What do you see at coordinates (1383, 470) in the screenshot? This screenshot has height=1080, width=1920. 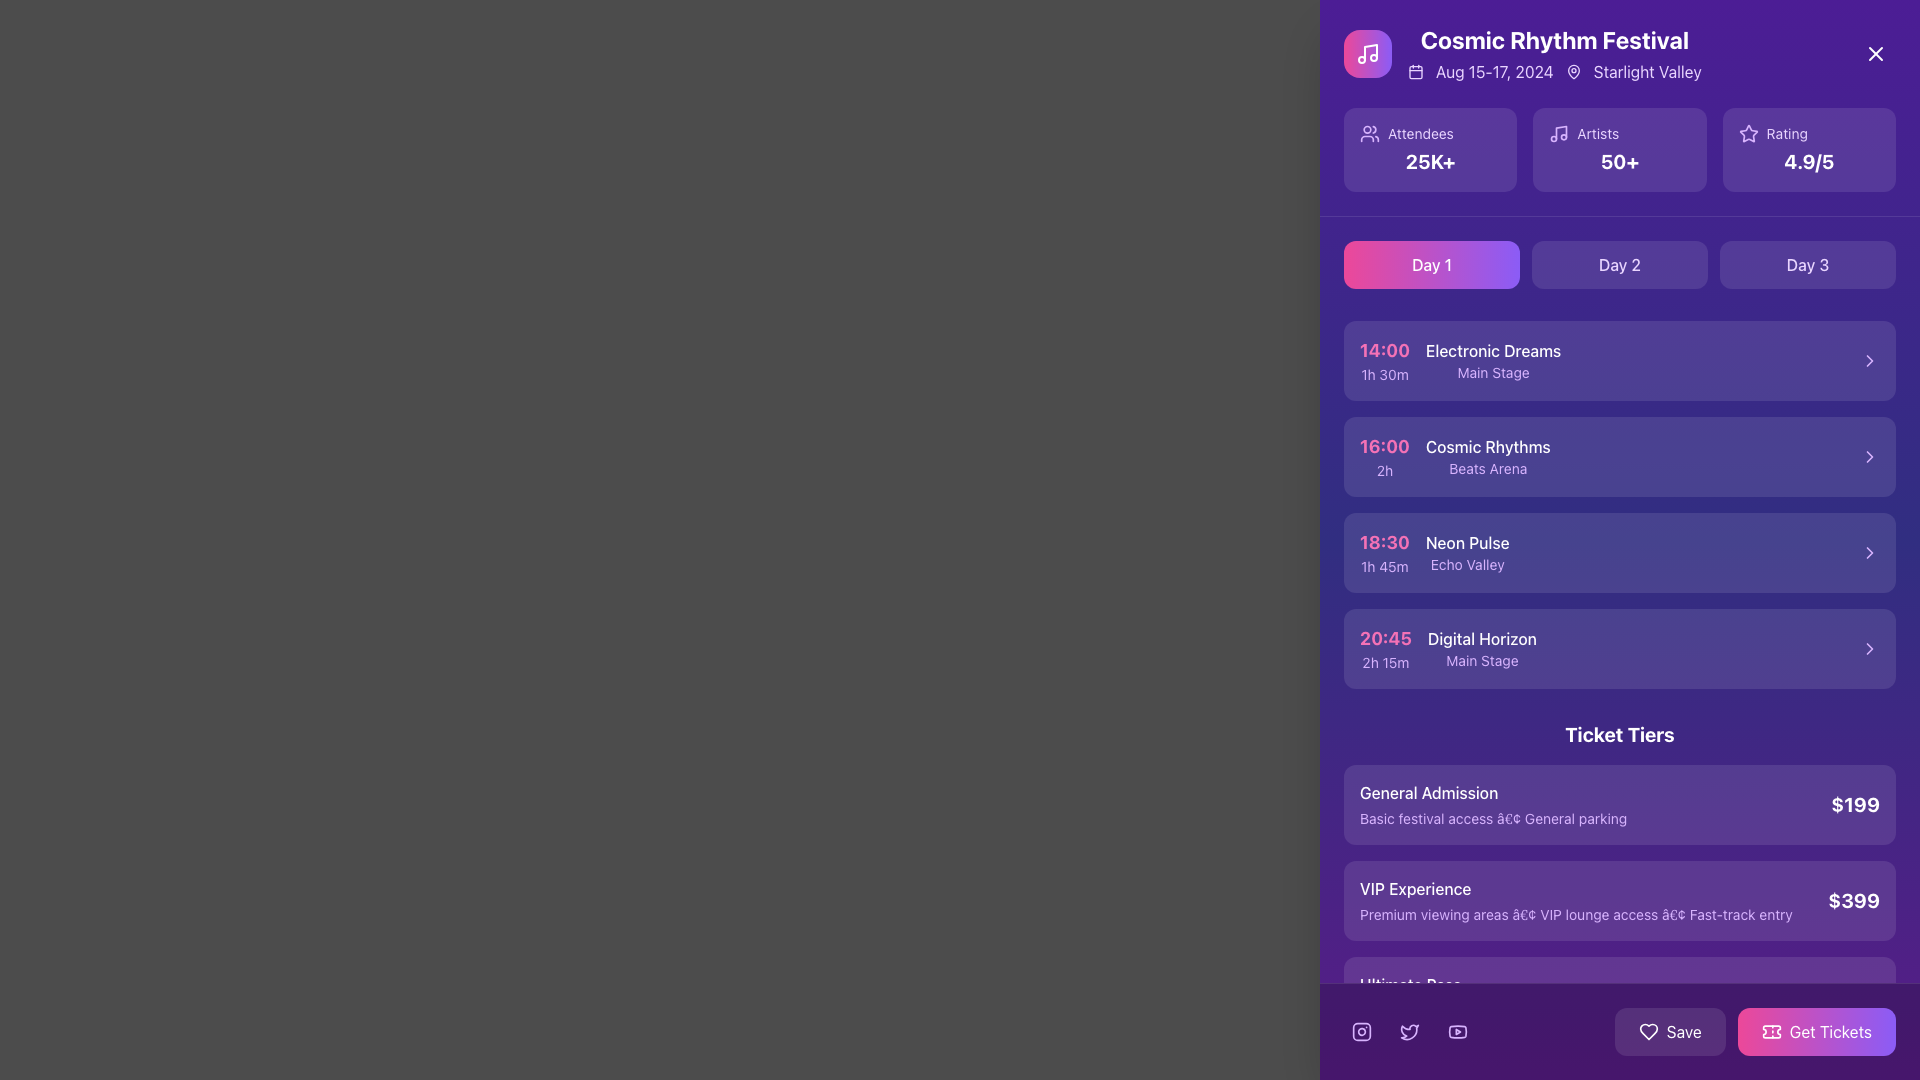 I see `the text display showing '2h', which is located beneath the larger '16:00' text in the event schedule interface for the 'Cosmic Rhythms' event` at bounding box center [1383, 470].